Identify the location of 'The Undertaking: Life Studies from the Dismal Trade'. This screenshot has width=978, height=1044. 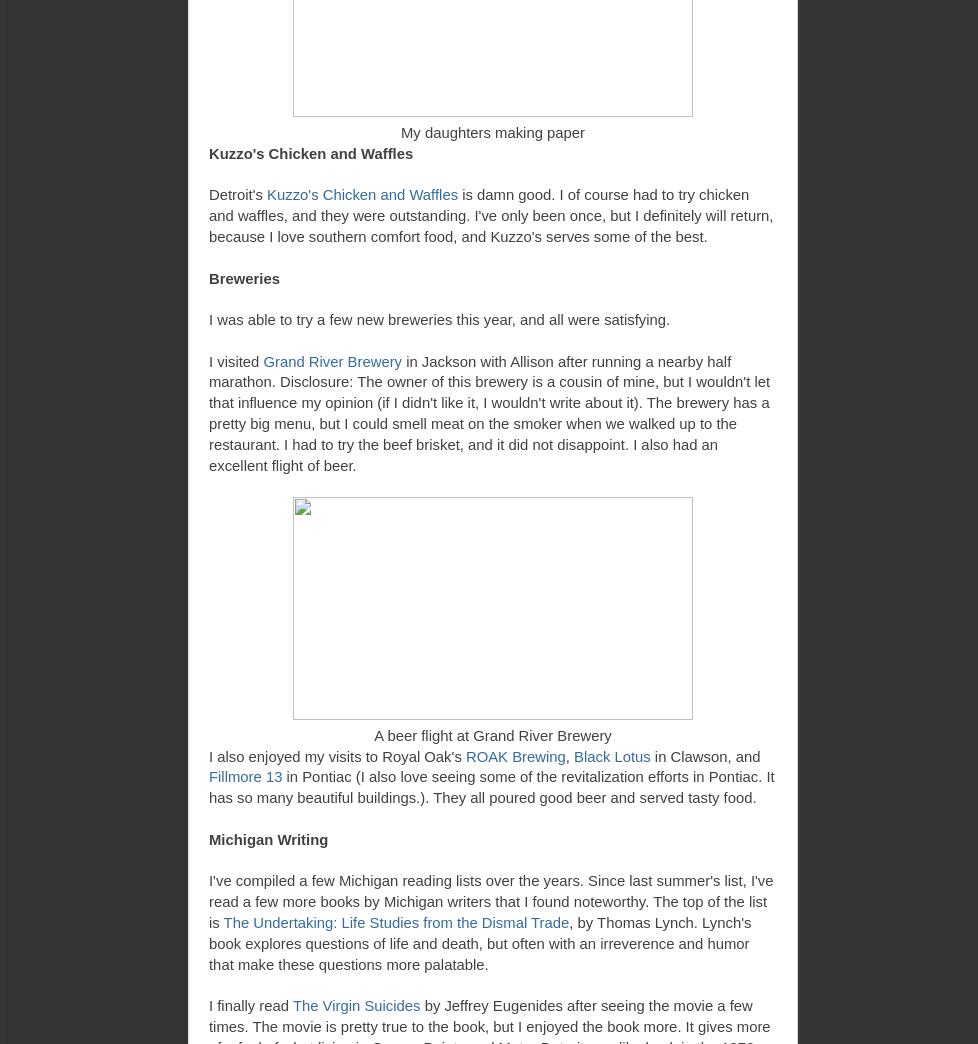
(394, 920).